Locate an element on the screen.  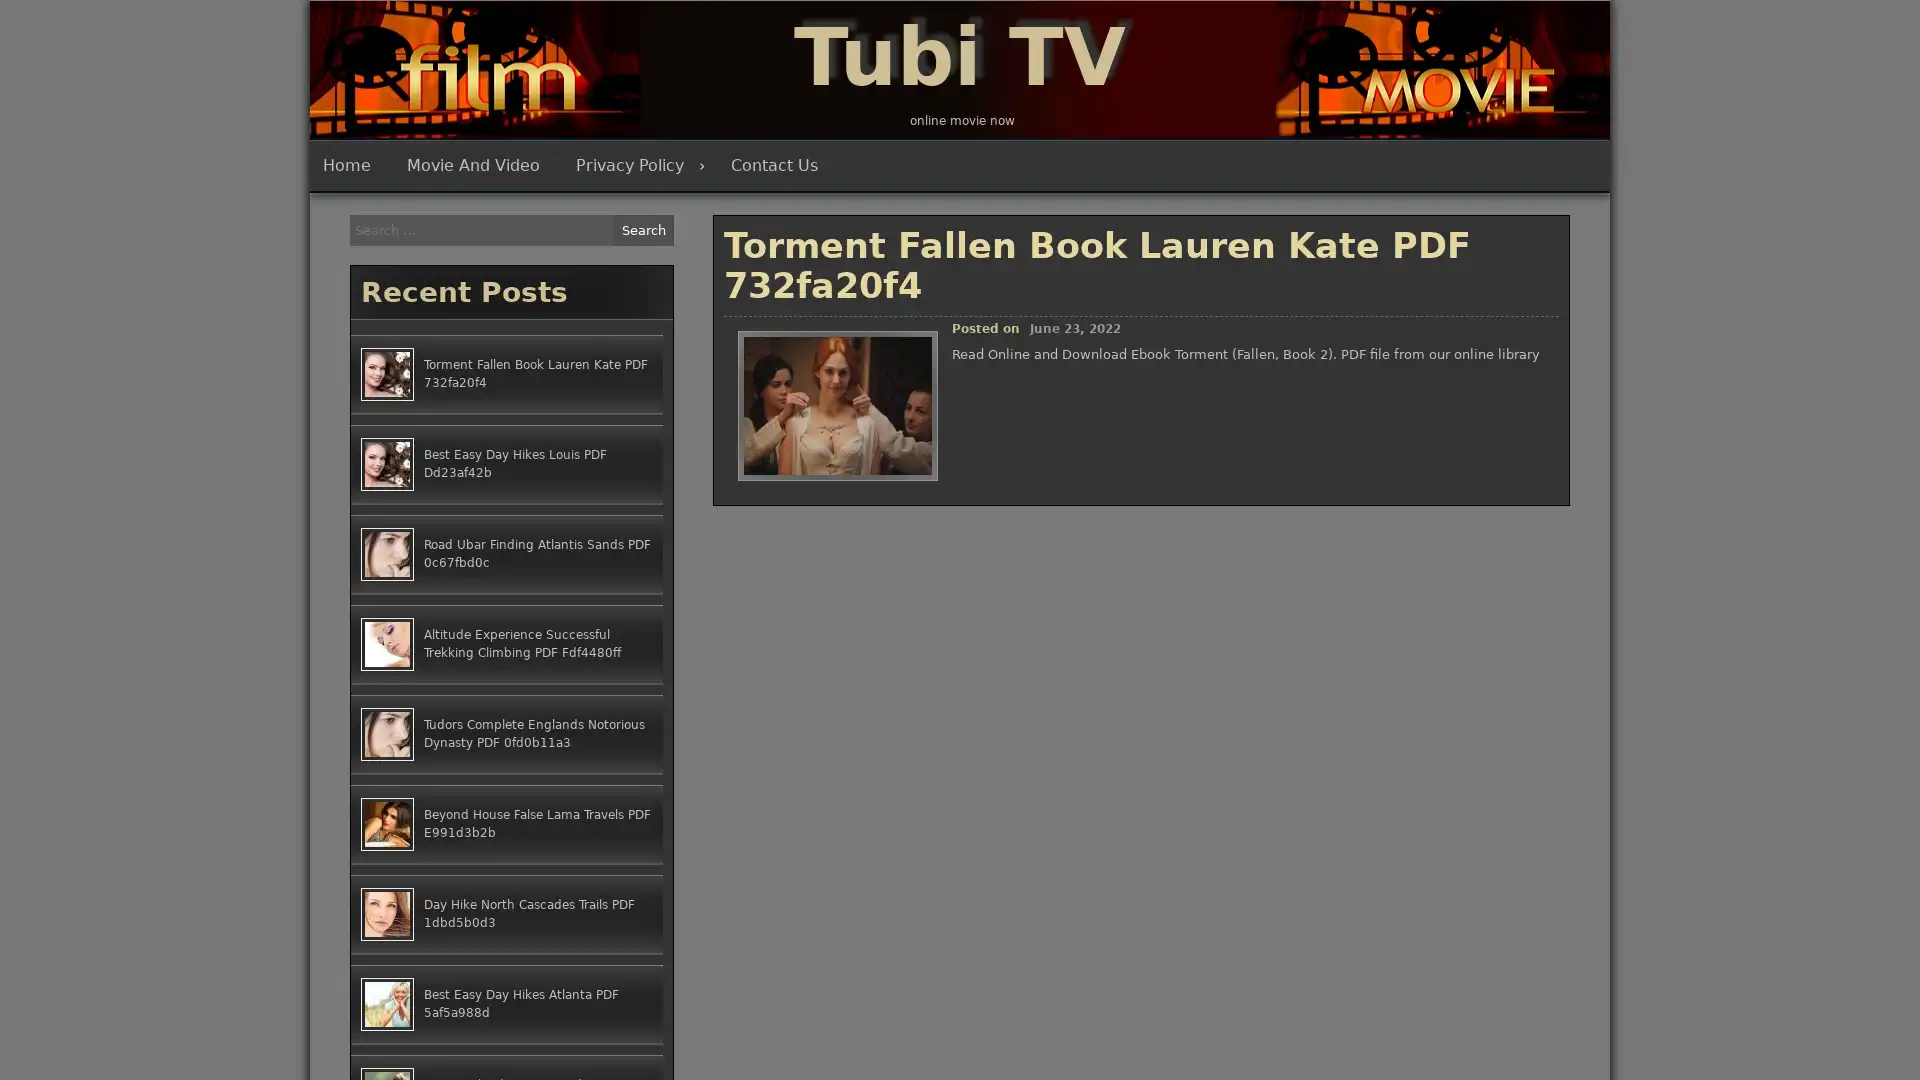
Search is located at coordinates (643, 229).